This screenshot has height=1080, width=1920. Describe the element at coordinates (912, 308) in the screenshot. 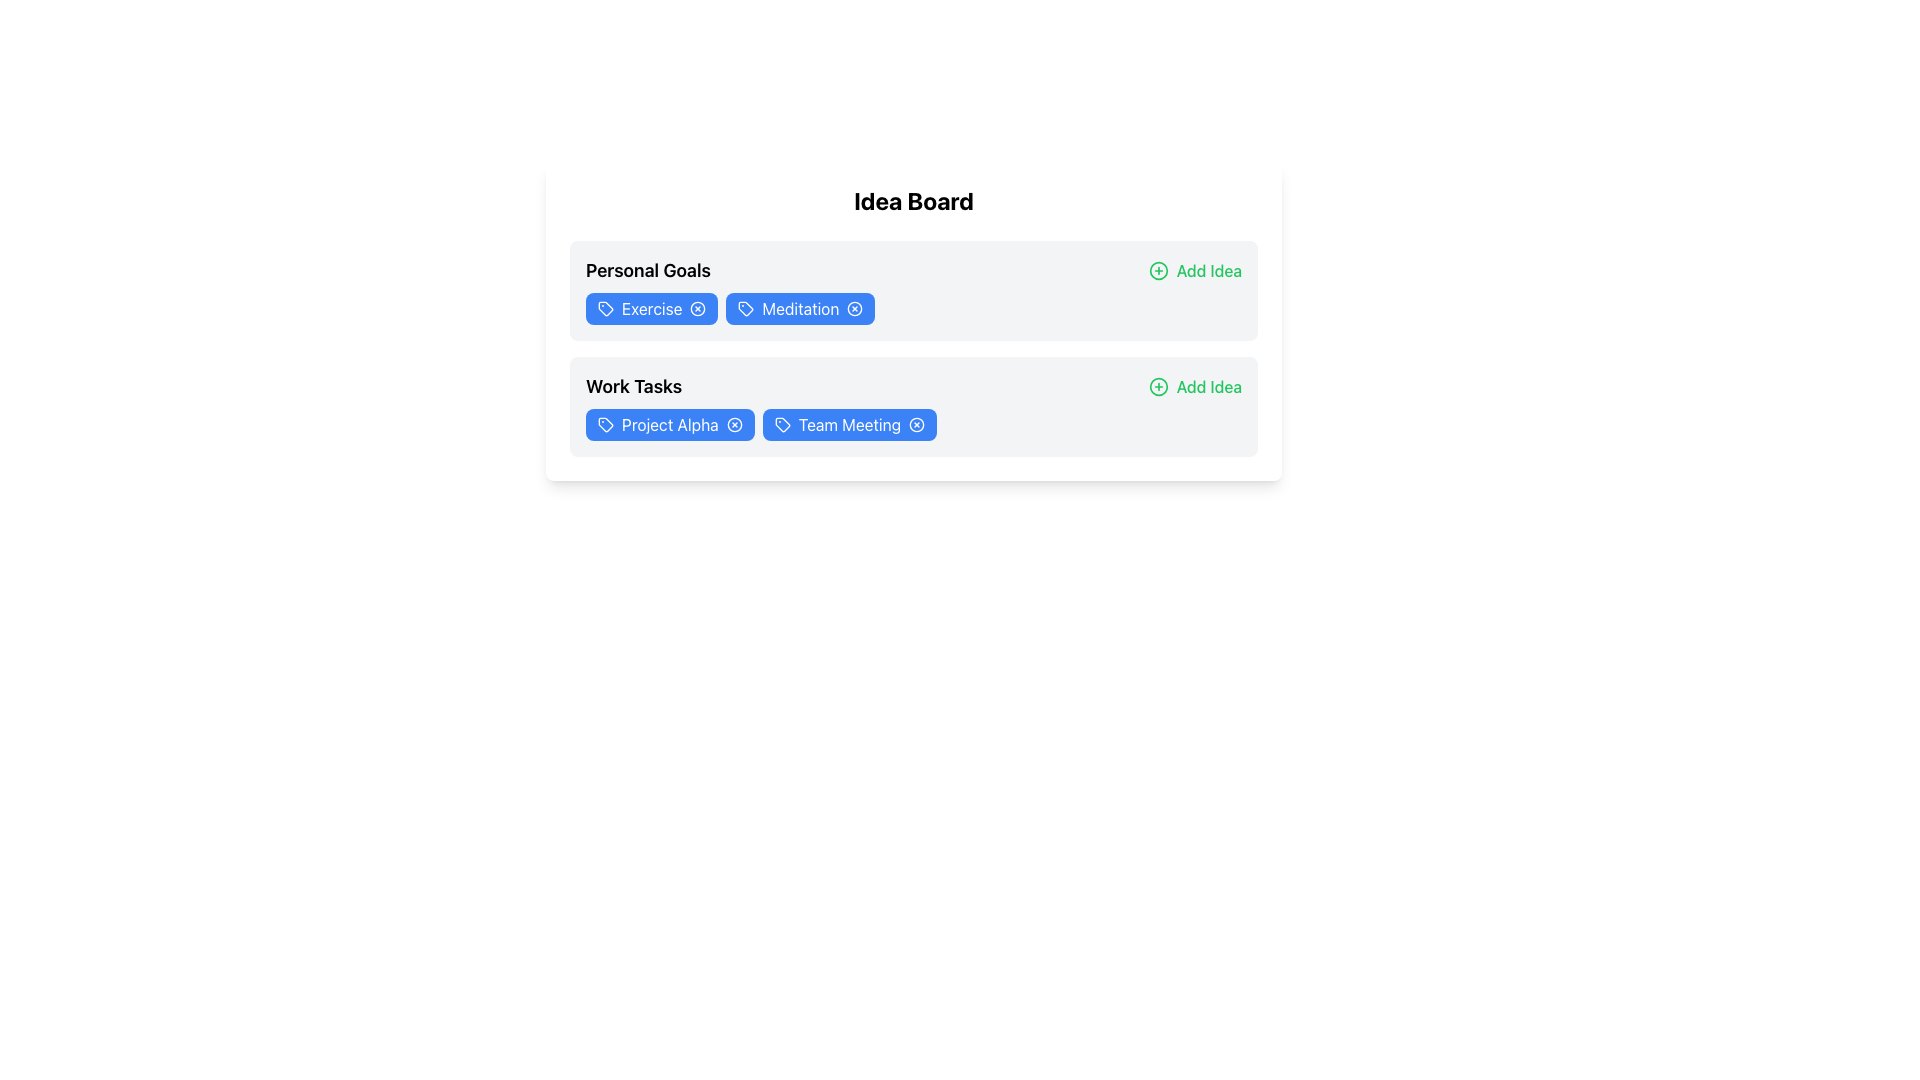

I see `the tag within the 'Personal Goals' section that displays 'Exercise' or 'Meditation'` at that location.